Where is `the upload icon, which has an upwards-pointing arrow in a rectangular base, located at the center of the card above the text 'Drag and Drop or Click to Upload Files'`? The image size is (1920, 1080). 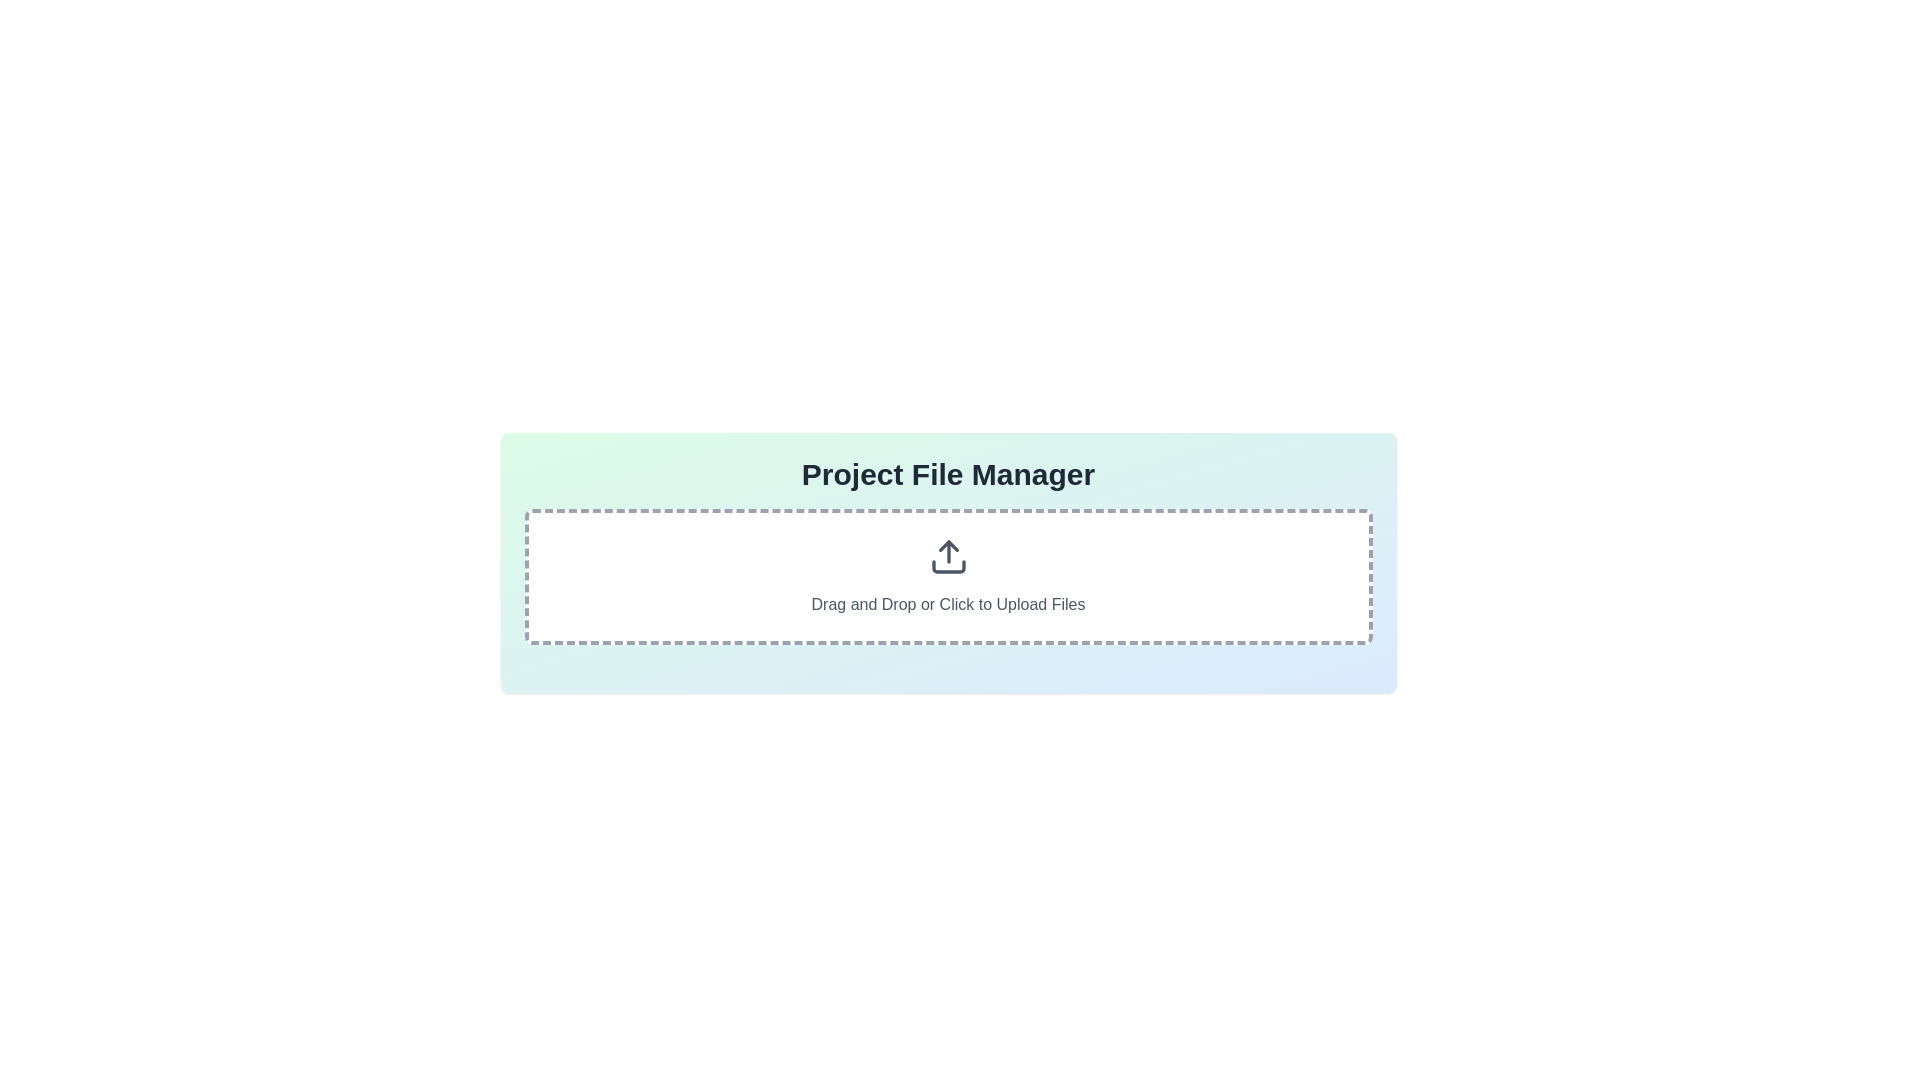 the upload icon, which has an upwards-pointing arrow in a rectangular base, located at the center of the card above the text 'Drag and Drop or Click to Upload Files' is located at coordinates (947, 556).